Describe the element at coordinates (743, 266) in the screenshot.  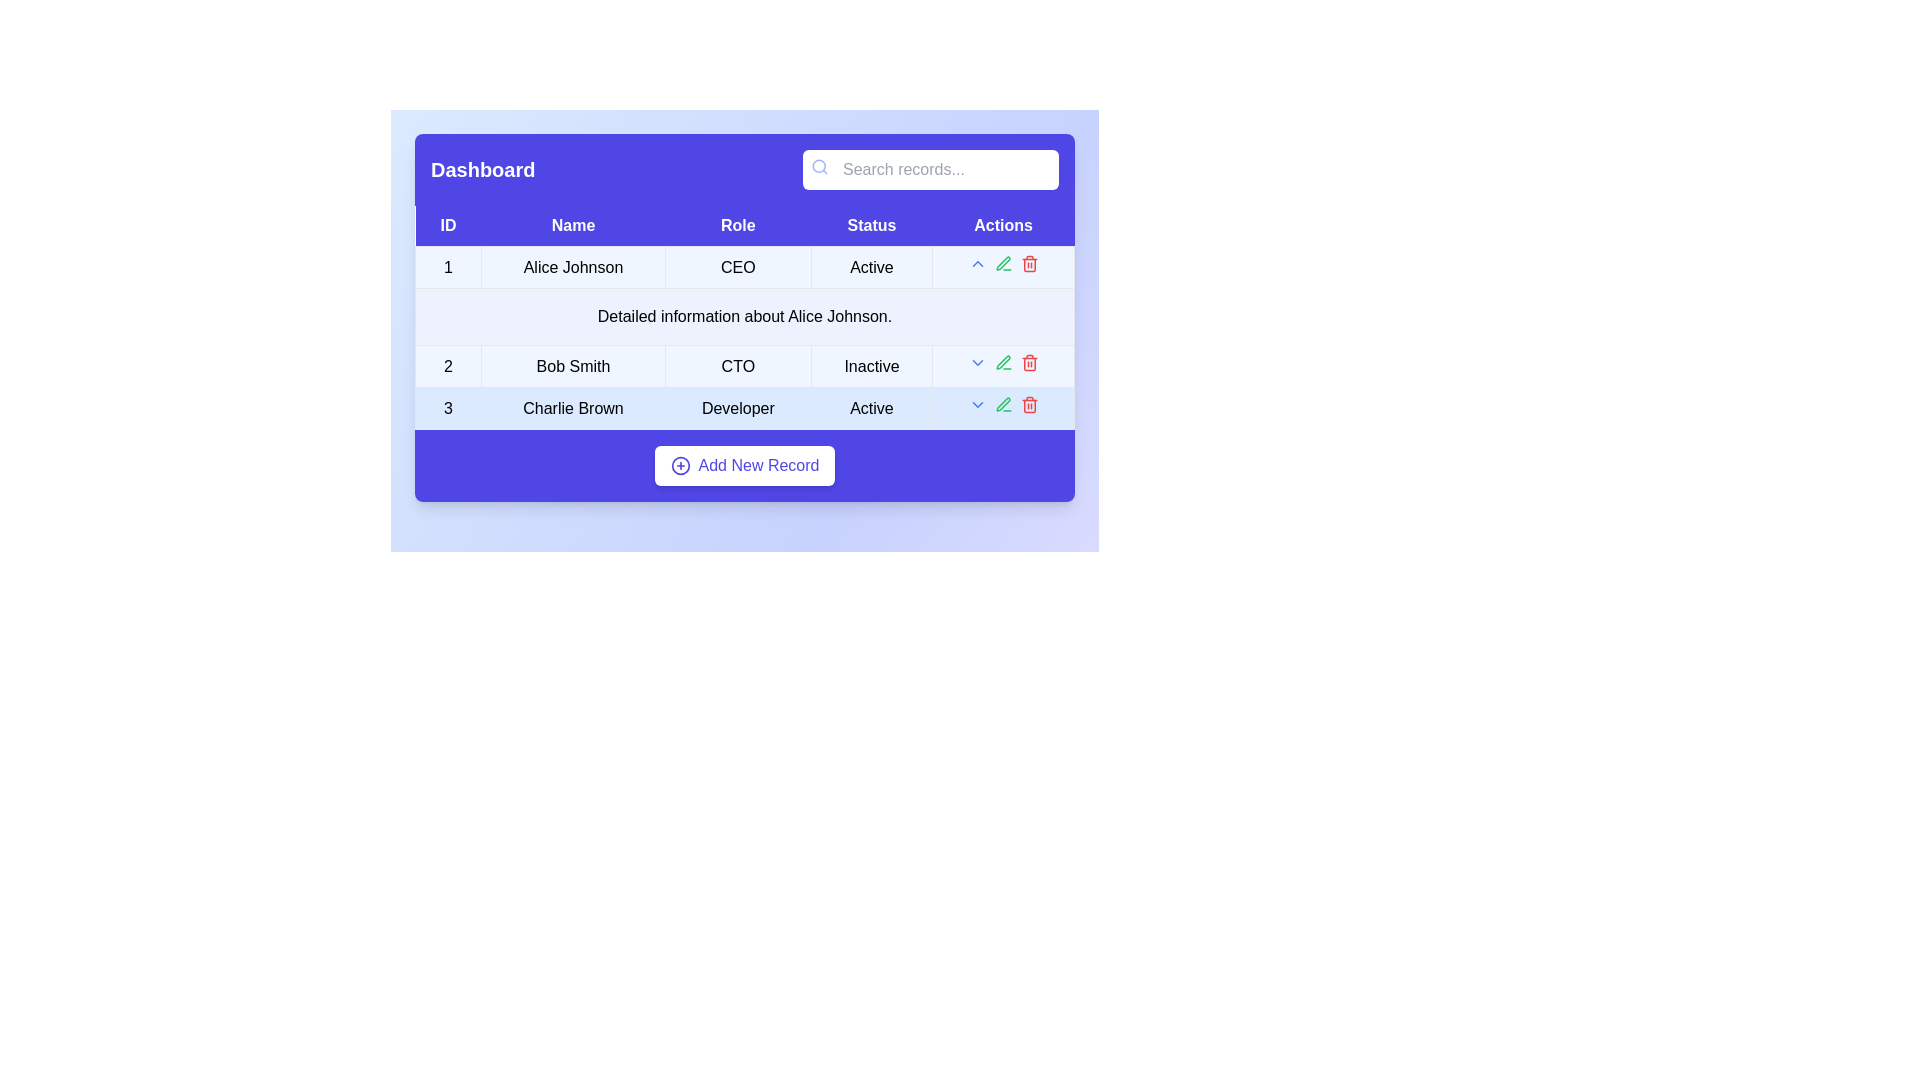
I see `the text element displaying the role 'CEO' for 'Alice Johnson' in the third column of the table` at that location.